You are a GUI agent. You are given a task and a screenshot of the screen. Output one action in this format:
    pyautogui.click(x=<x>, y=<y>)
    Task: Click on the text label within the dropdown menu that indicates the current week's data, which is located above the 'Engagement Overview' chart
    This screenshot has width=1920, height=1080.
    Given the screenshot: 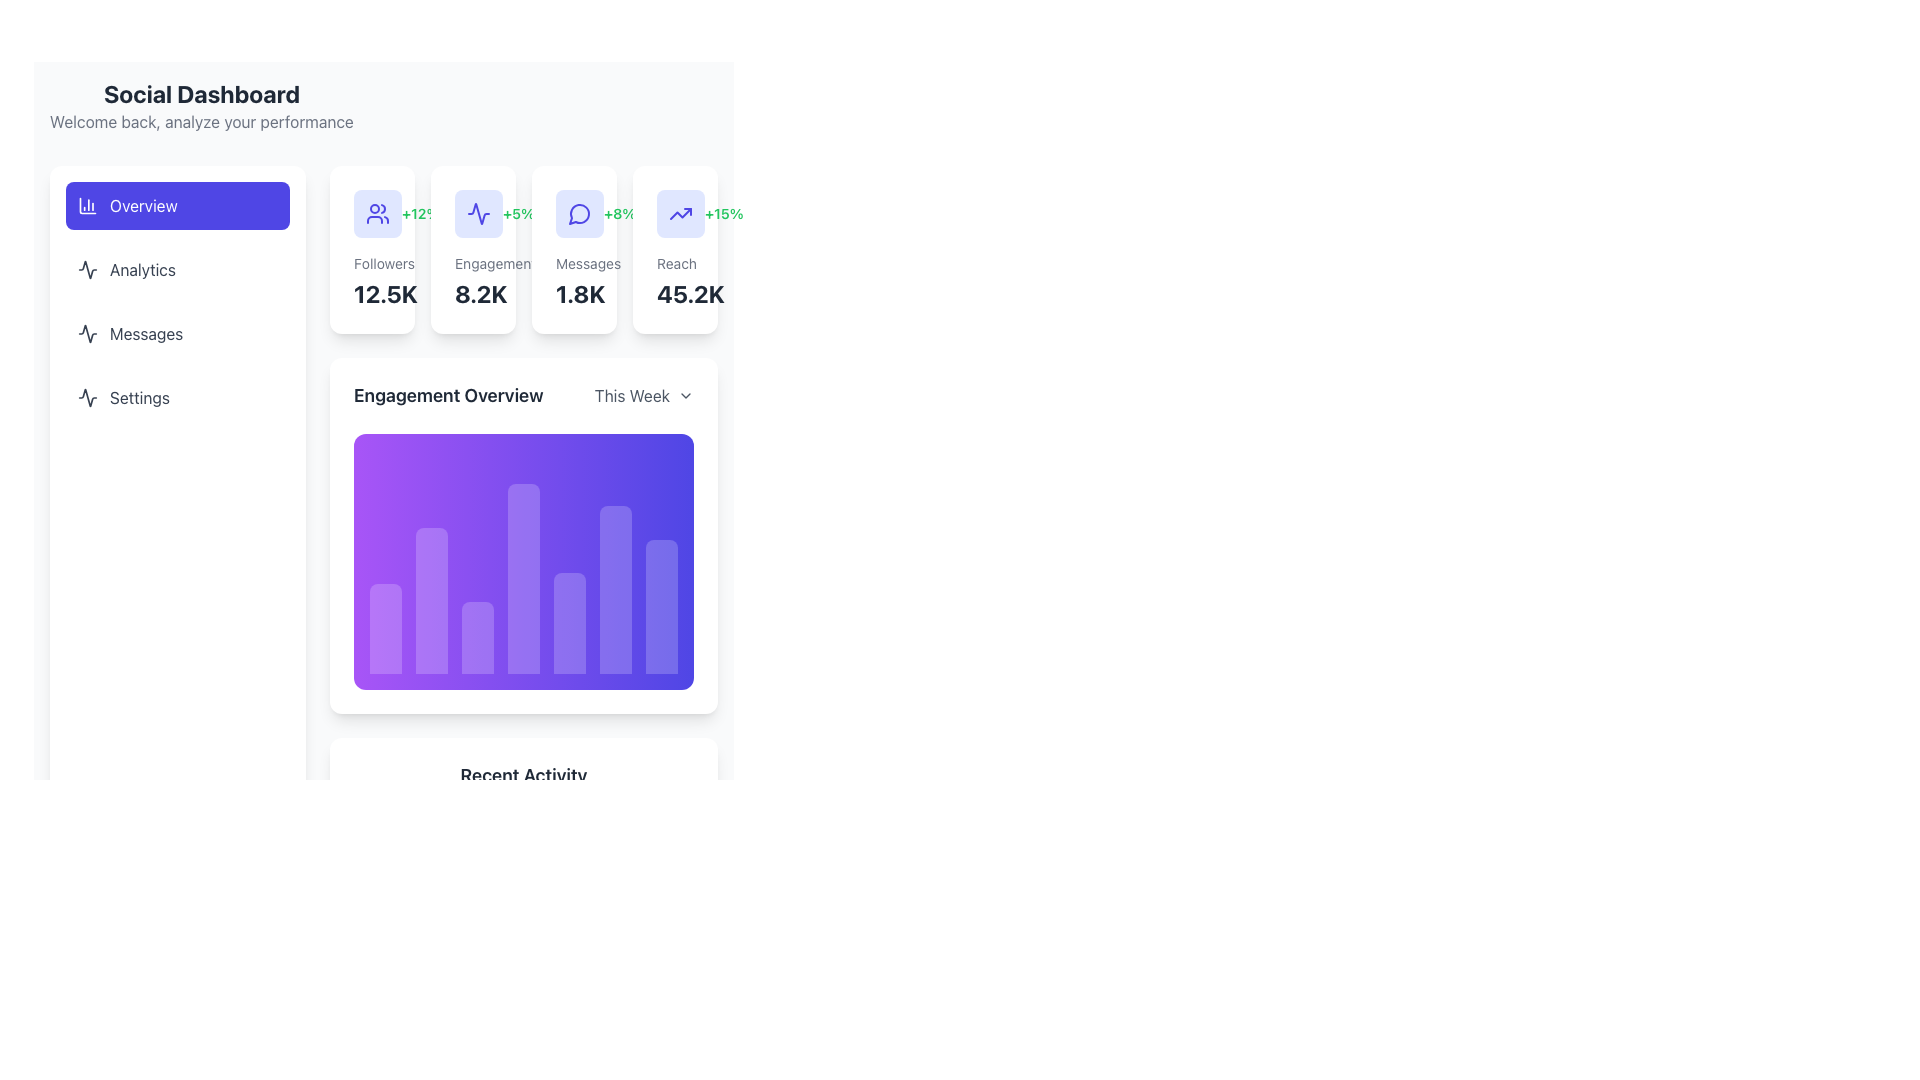 What is the action you would take?
    pyautogui.click(x=631, y=396)
    